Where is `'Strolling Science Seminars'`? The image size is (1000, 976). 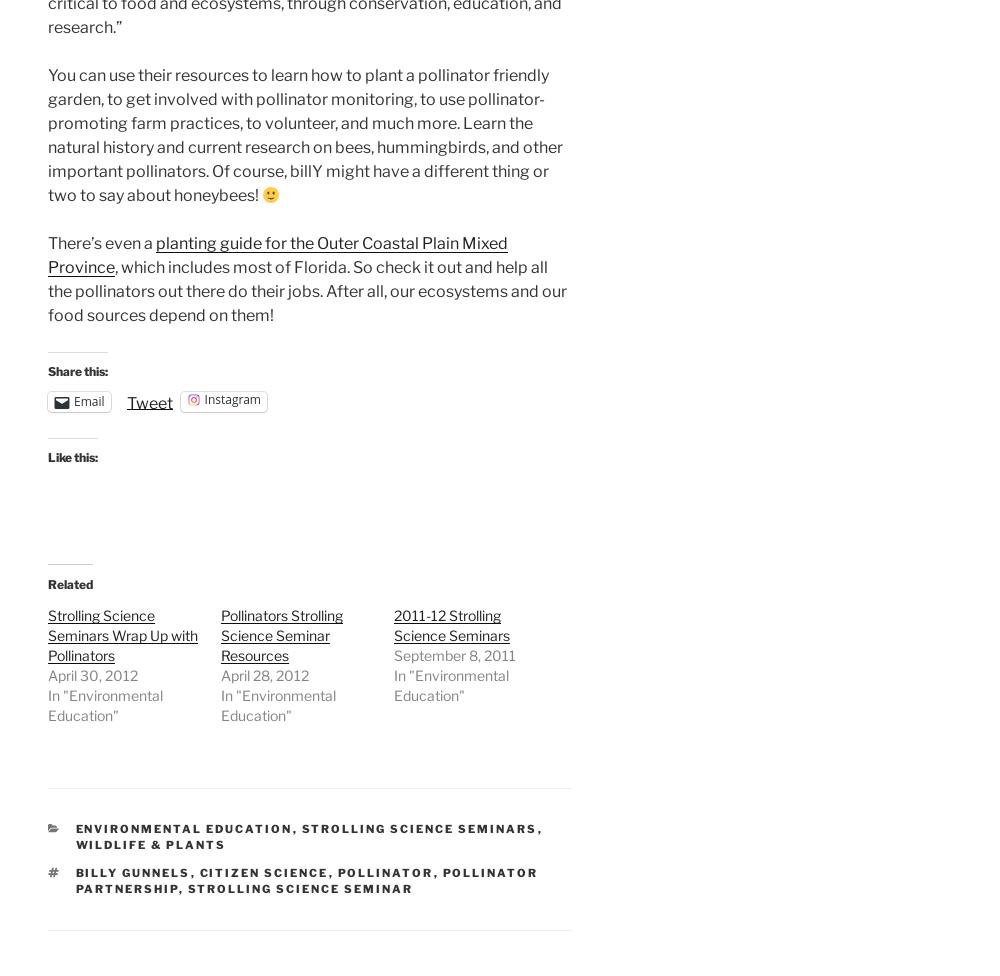 'Strolling Science Seminars' is located at coordinates (419, 828).